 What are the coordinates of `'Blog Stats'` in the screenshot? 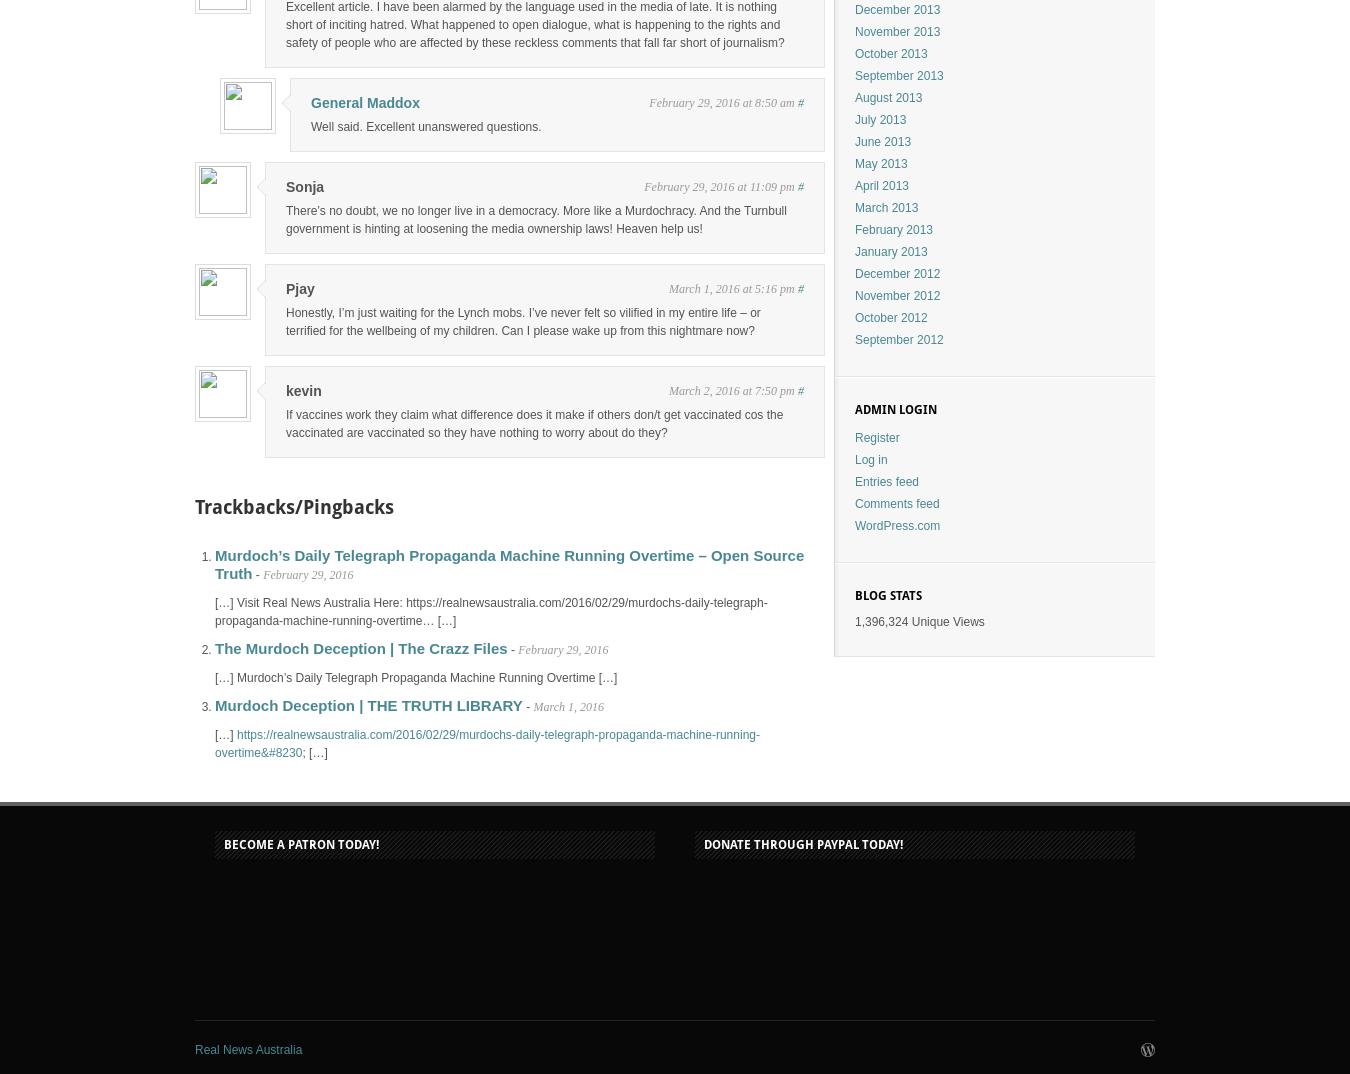 It's located at (888, 595).